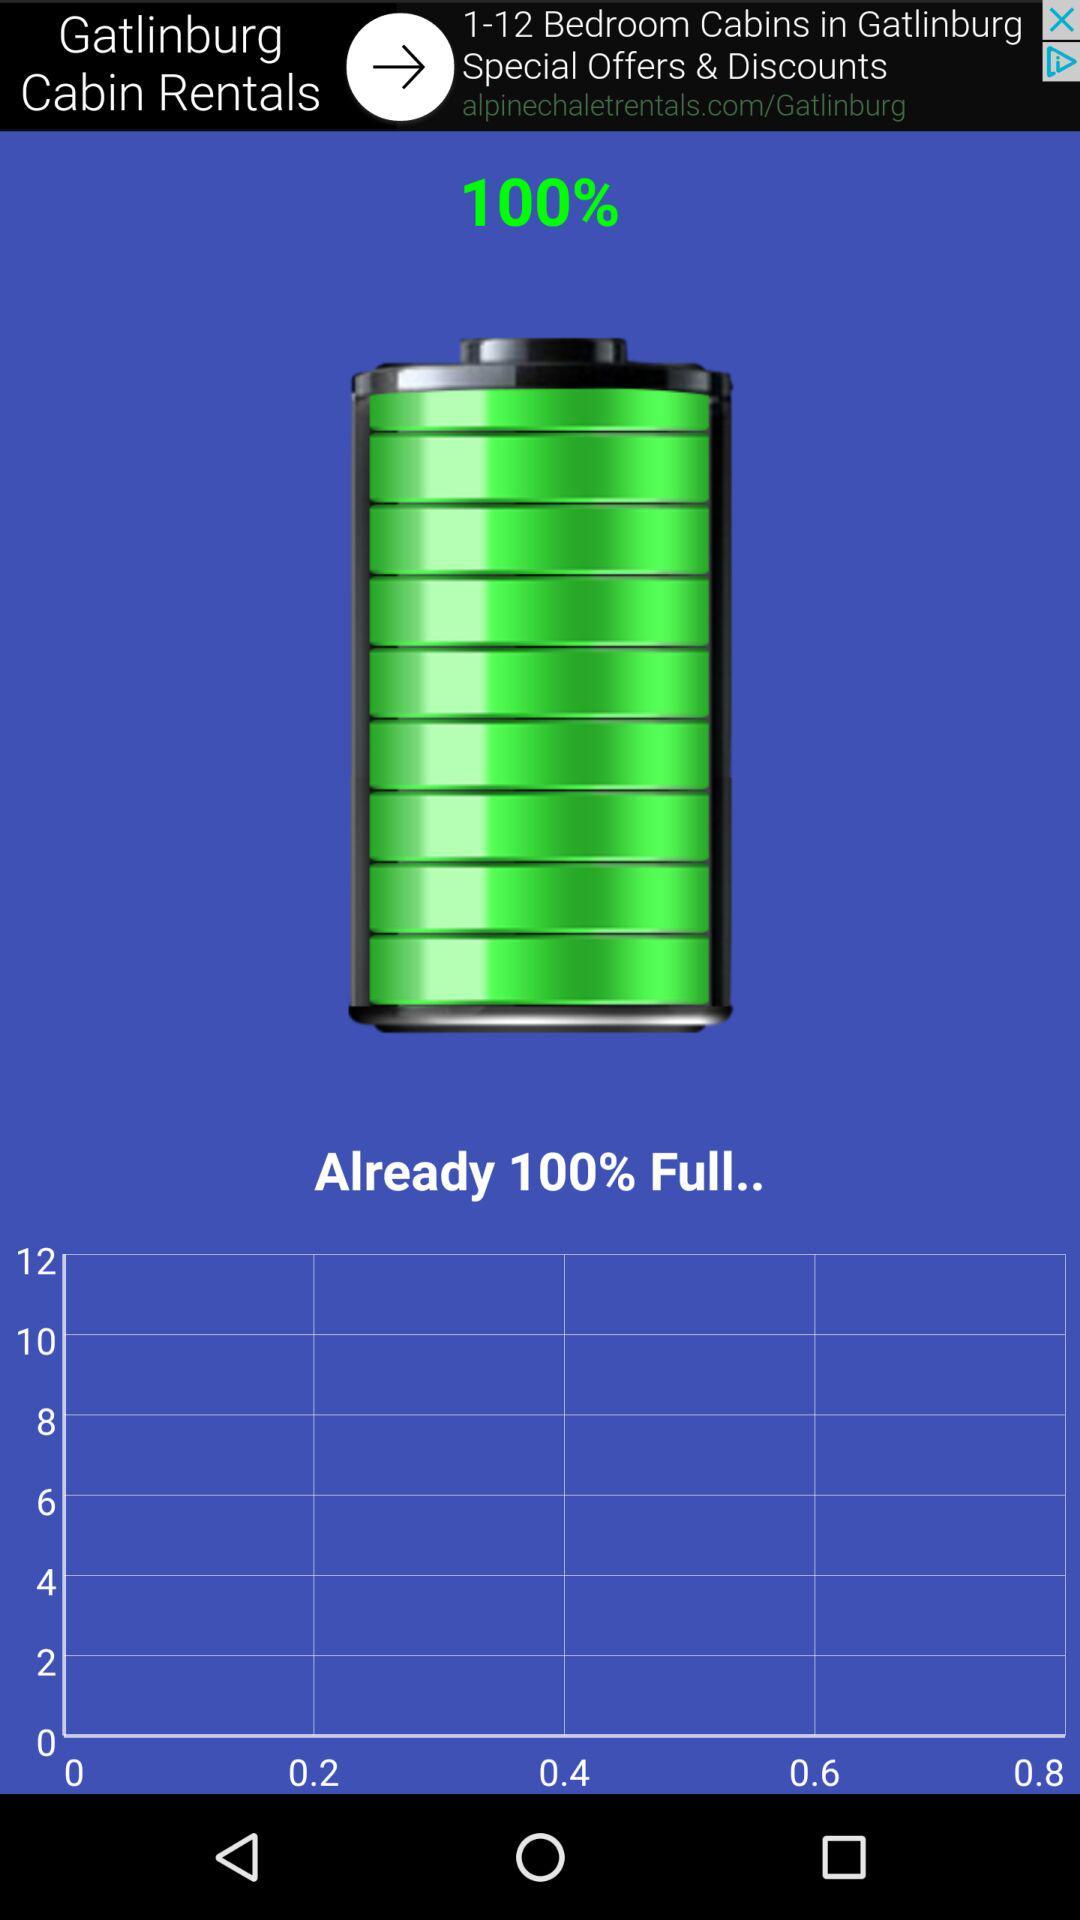  I want to click on advertisement area, so click(540, 65).